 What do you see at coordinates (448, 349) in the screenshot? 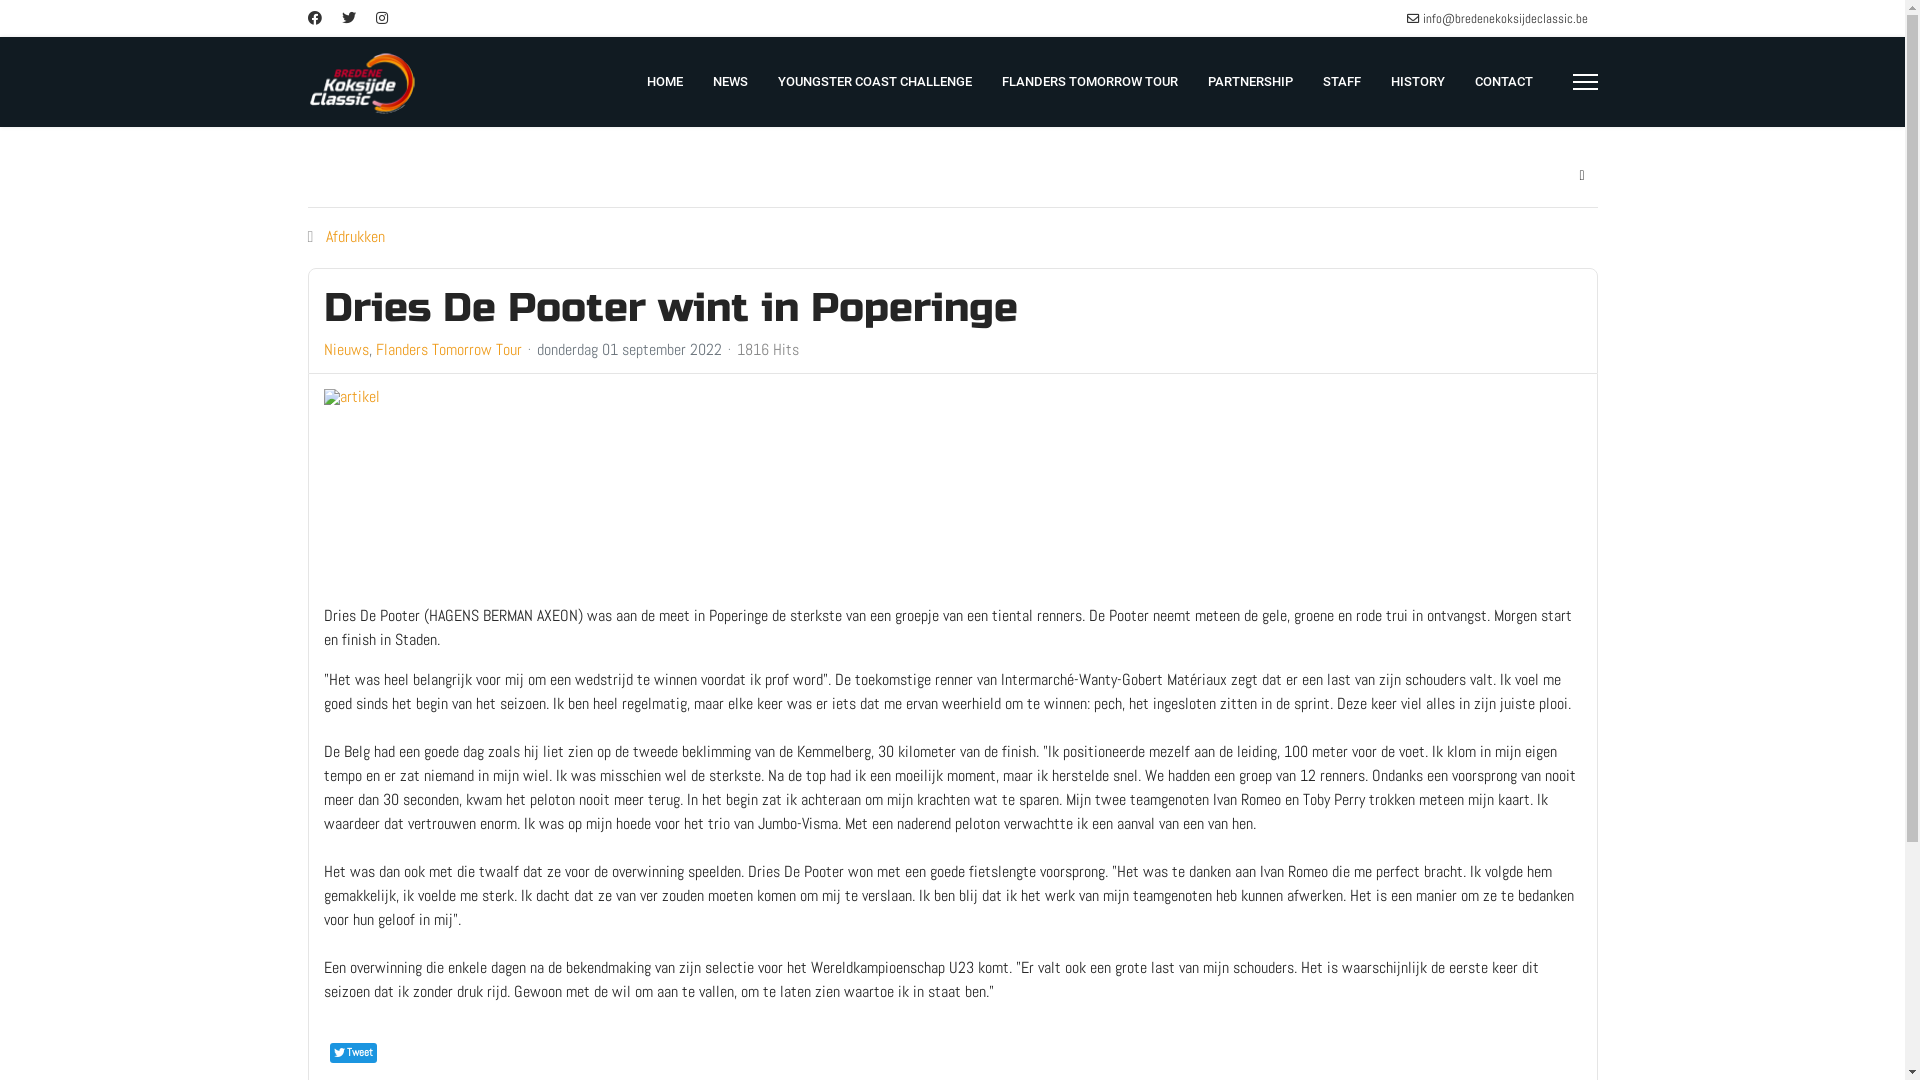
I see `'Flanders Tomorrow Tour'` at bounding box center [448, 349].